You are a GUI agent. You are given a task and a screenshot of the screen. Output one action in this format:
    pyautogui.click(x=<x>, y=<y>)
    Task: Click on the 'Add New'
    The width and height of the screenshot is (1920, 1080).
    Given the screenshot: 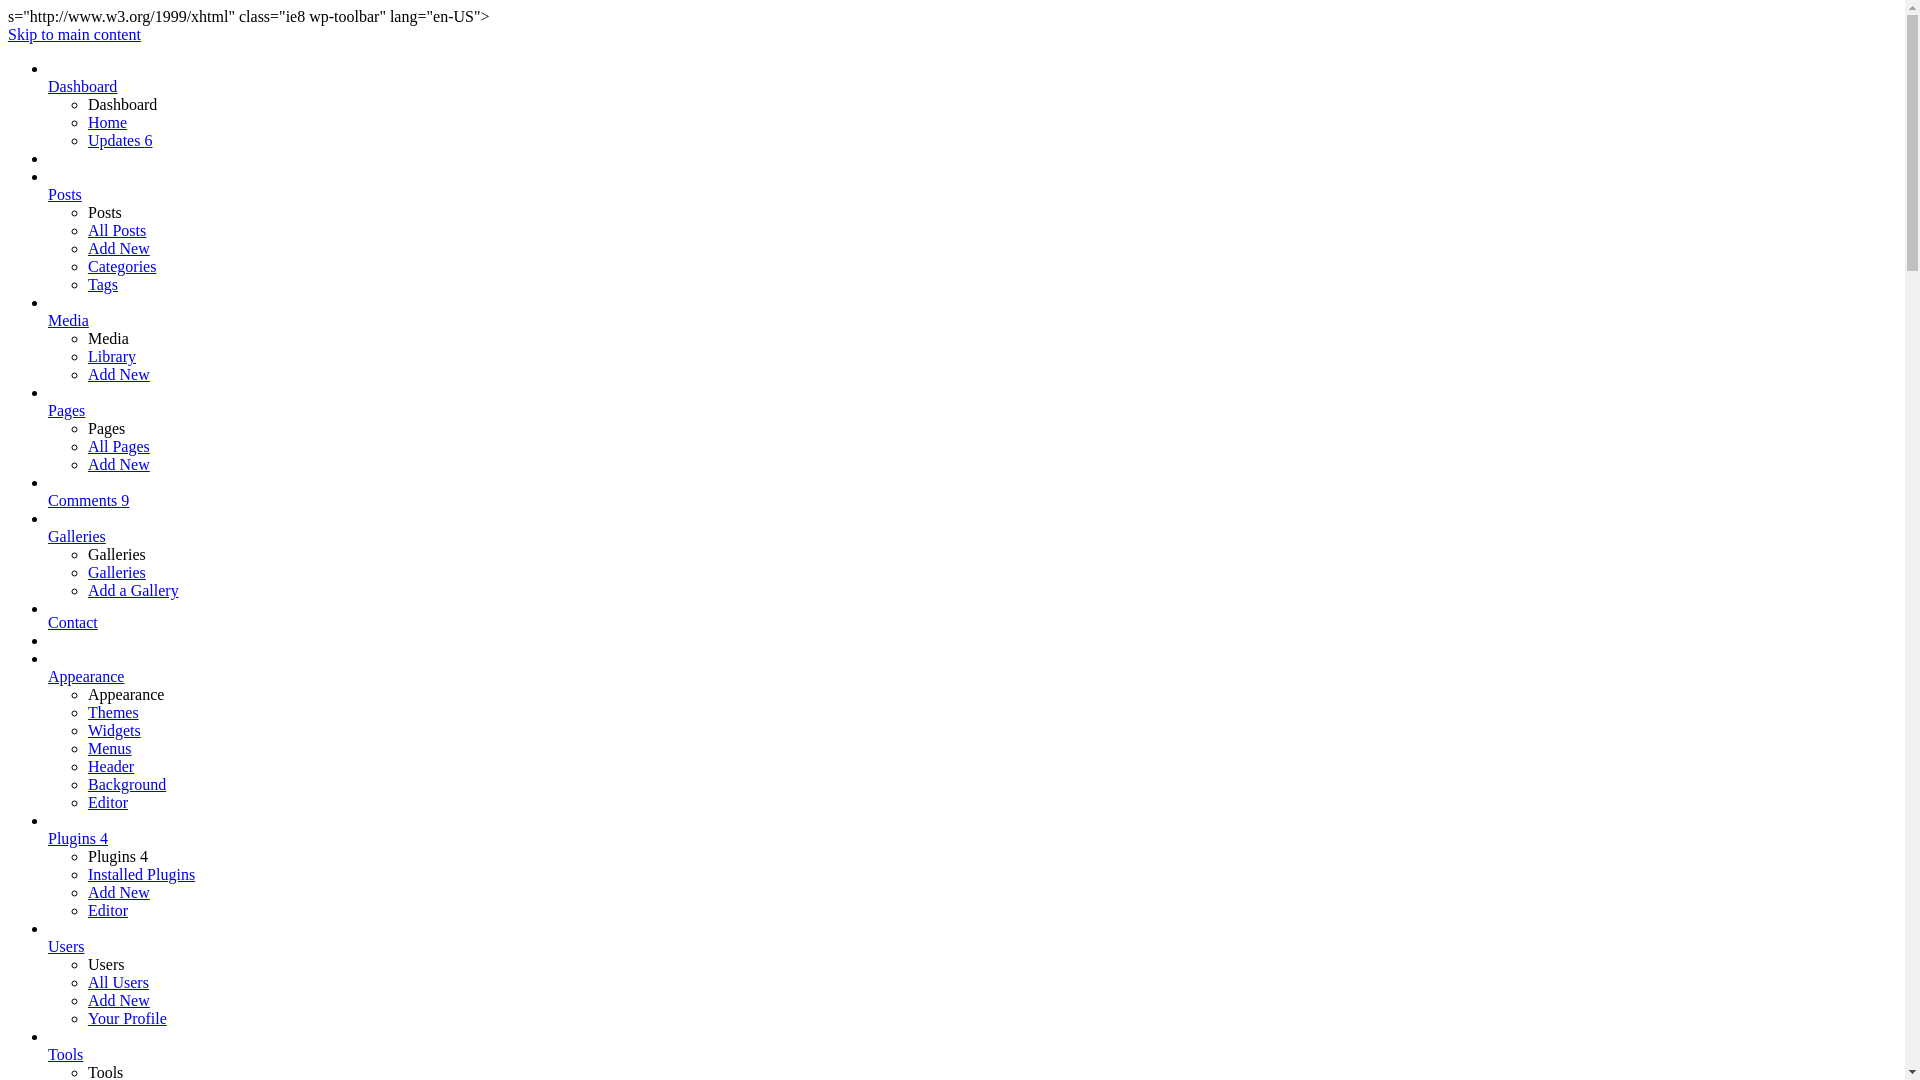 What is the action you would take?
    pyautogui.click(x=118, y=247)
    